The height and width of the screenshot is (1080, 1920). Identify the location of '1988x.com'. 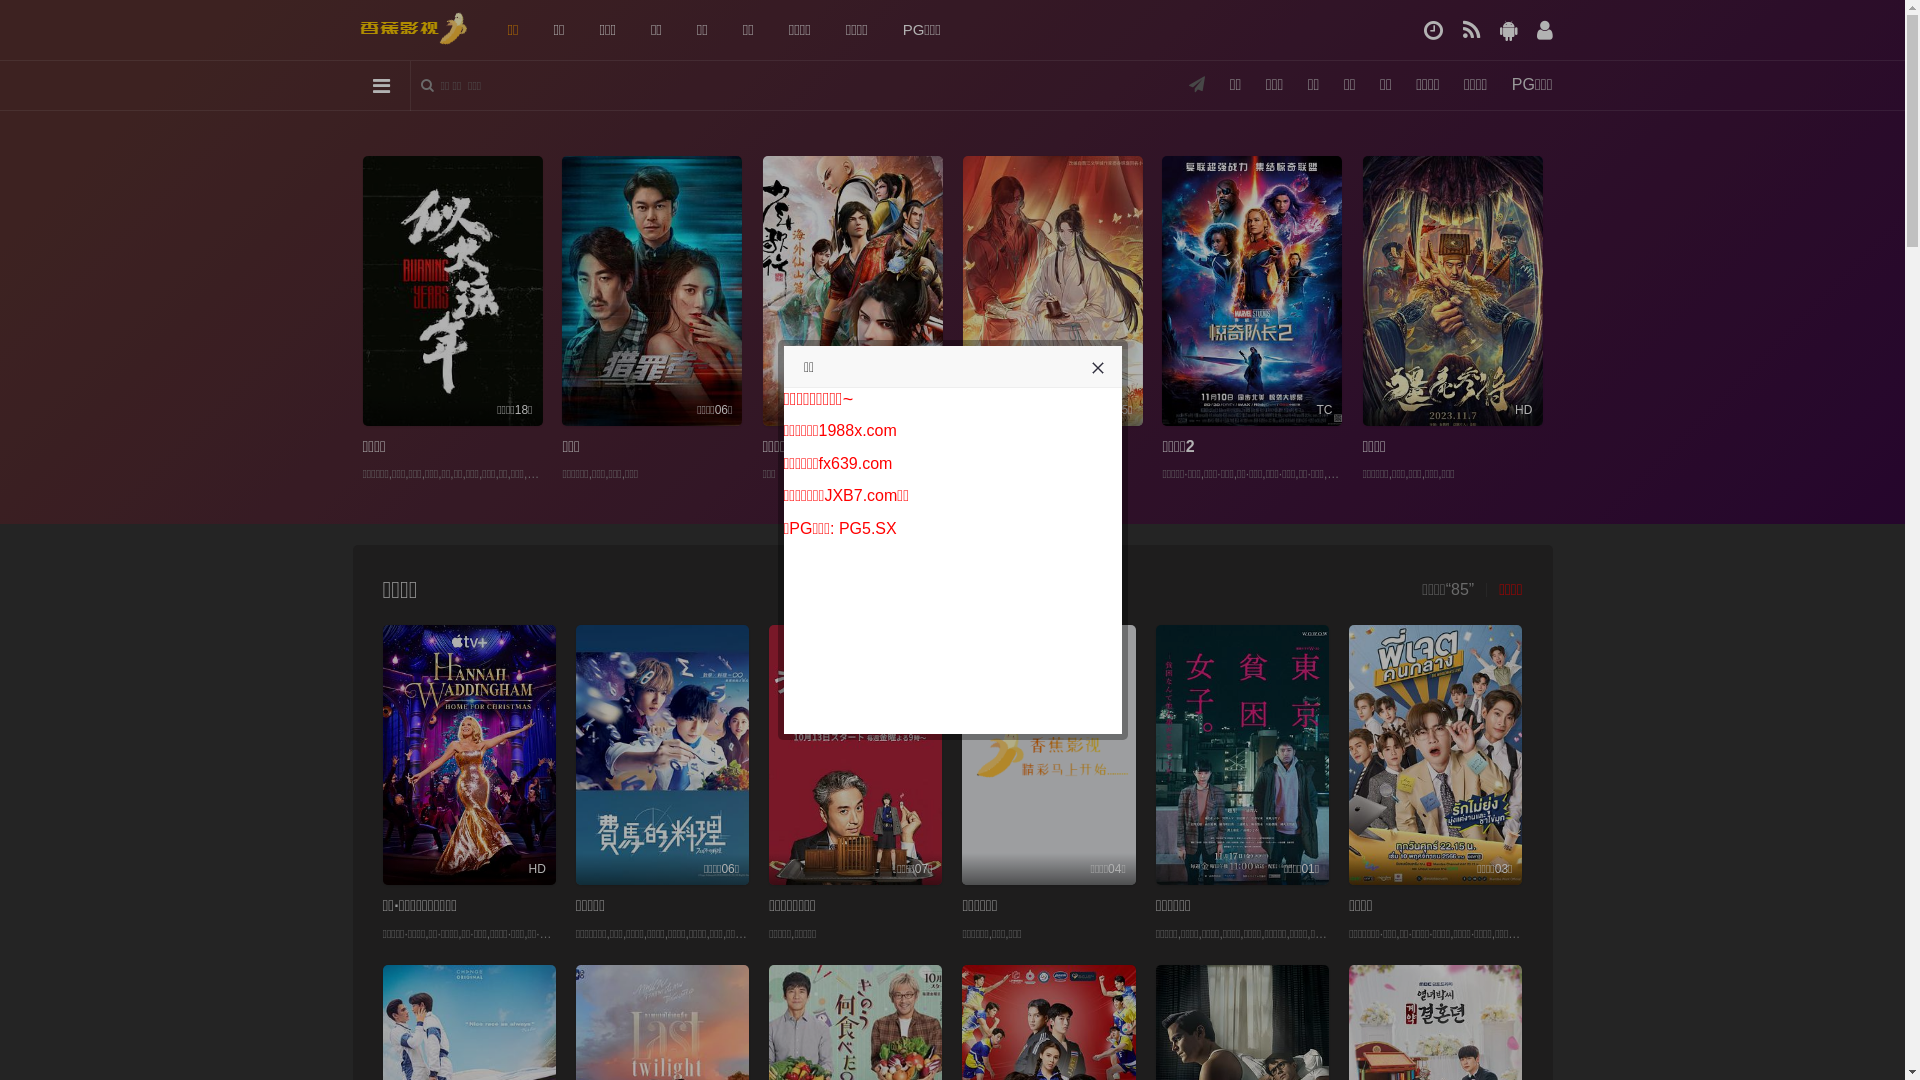
(858, 429).